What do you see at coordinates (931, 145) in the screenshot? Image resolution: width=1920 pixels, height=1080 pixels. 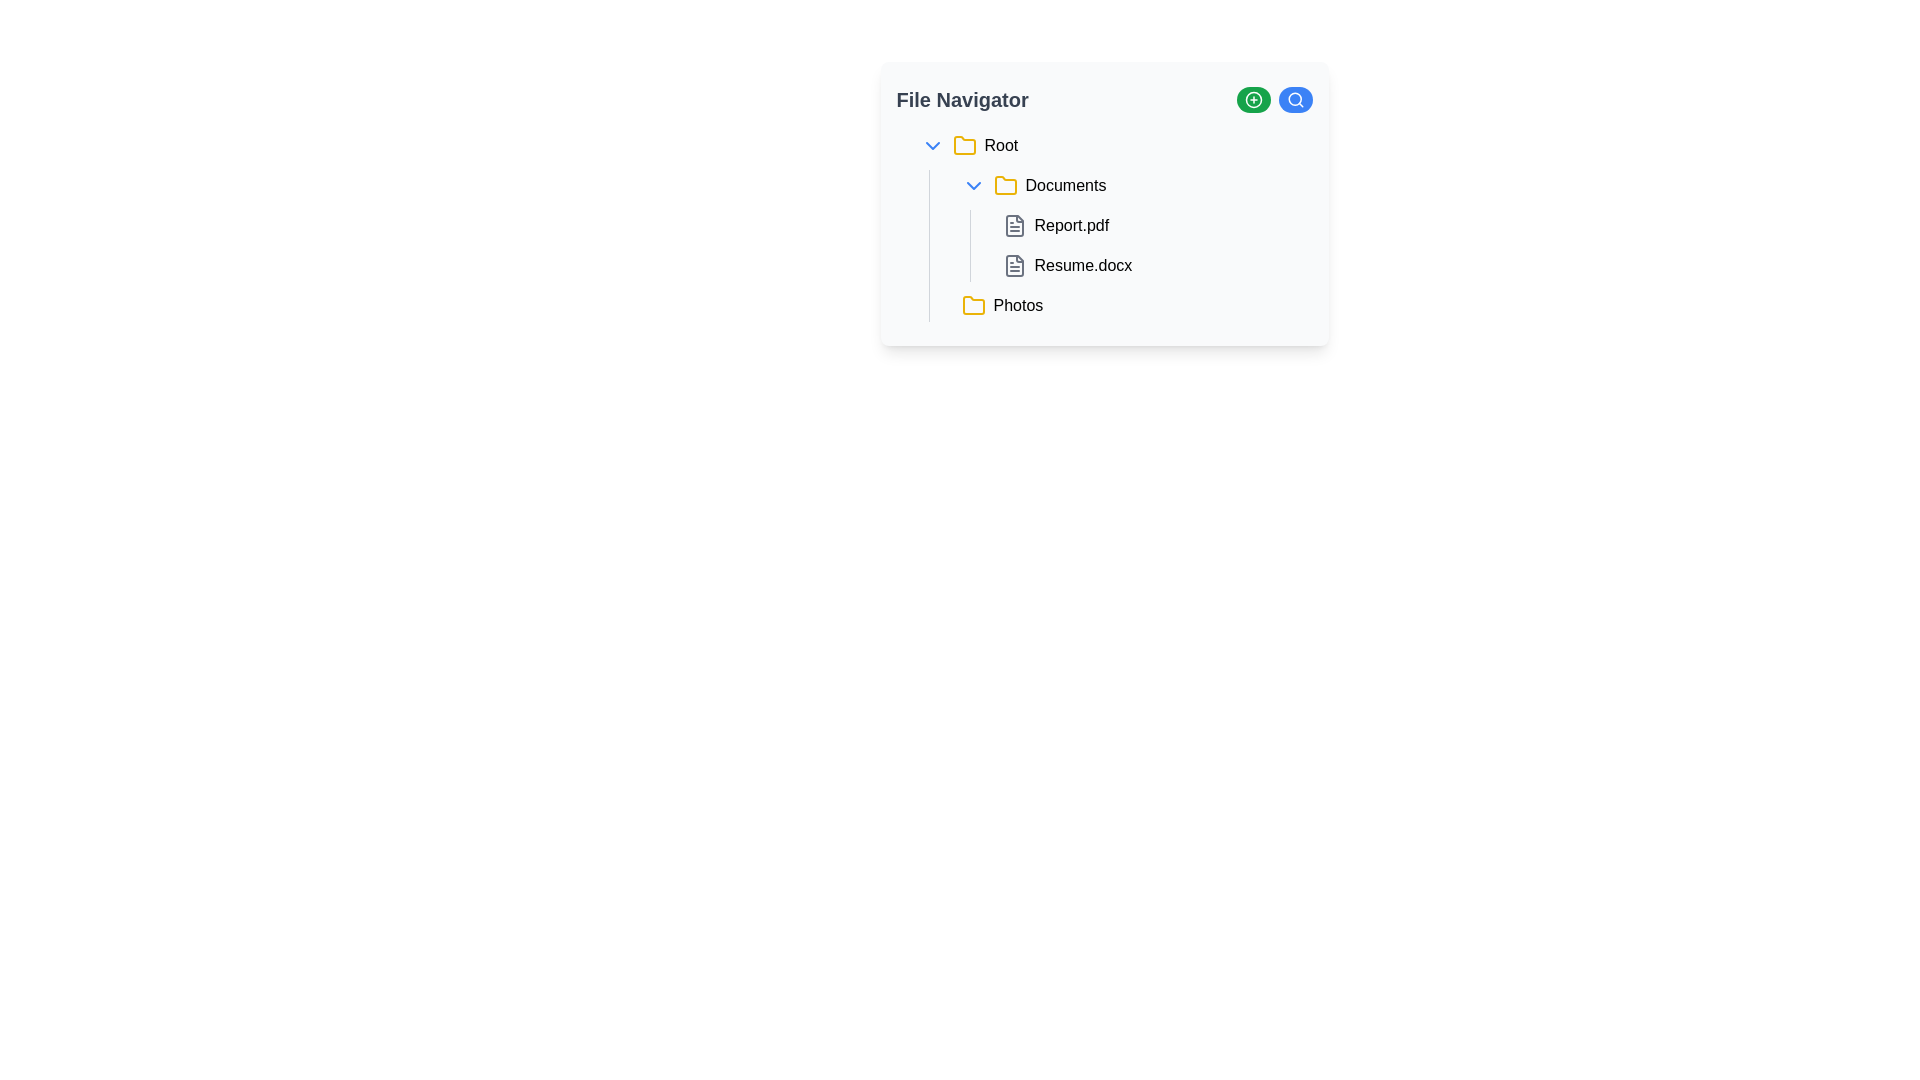 I see `the downward-facing blue arrow icon, which is the Collapsible Toggle Icon located just before the label 'Root'` at bounding box center [931, 145].